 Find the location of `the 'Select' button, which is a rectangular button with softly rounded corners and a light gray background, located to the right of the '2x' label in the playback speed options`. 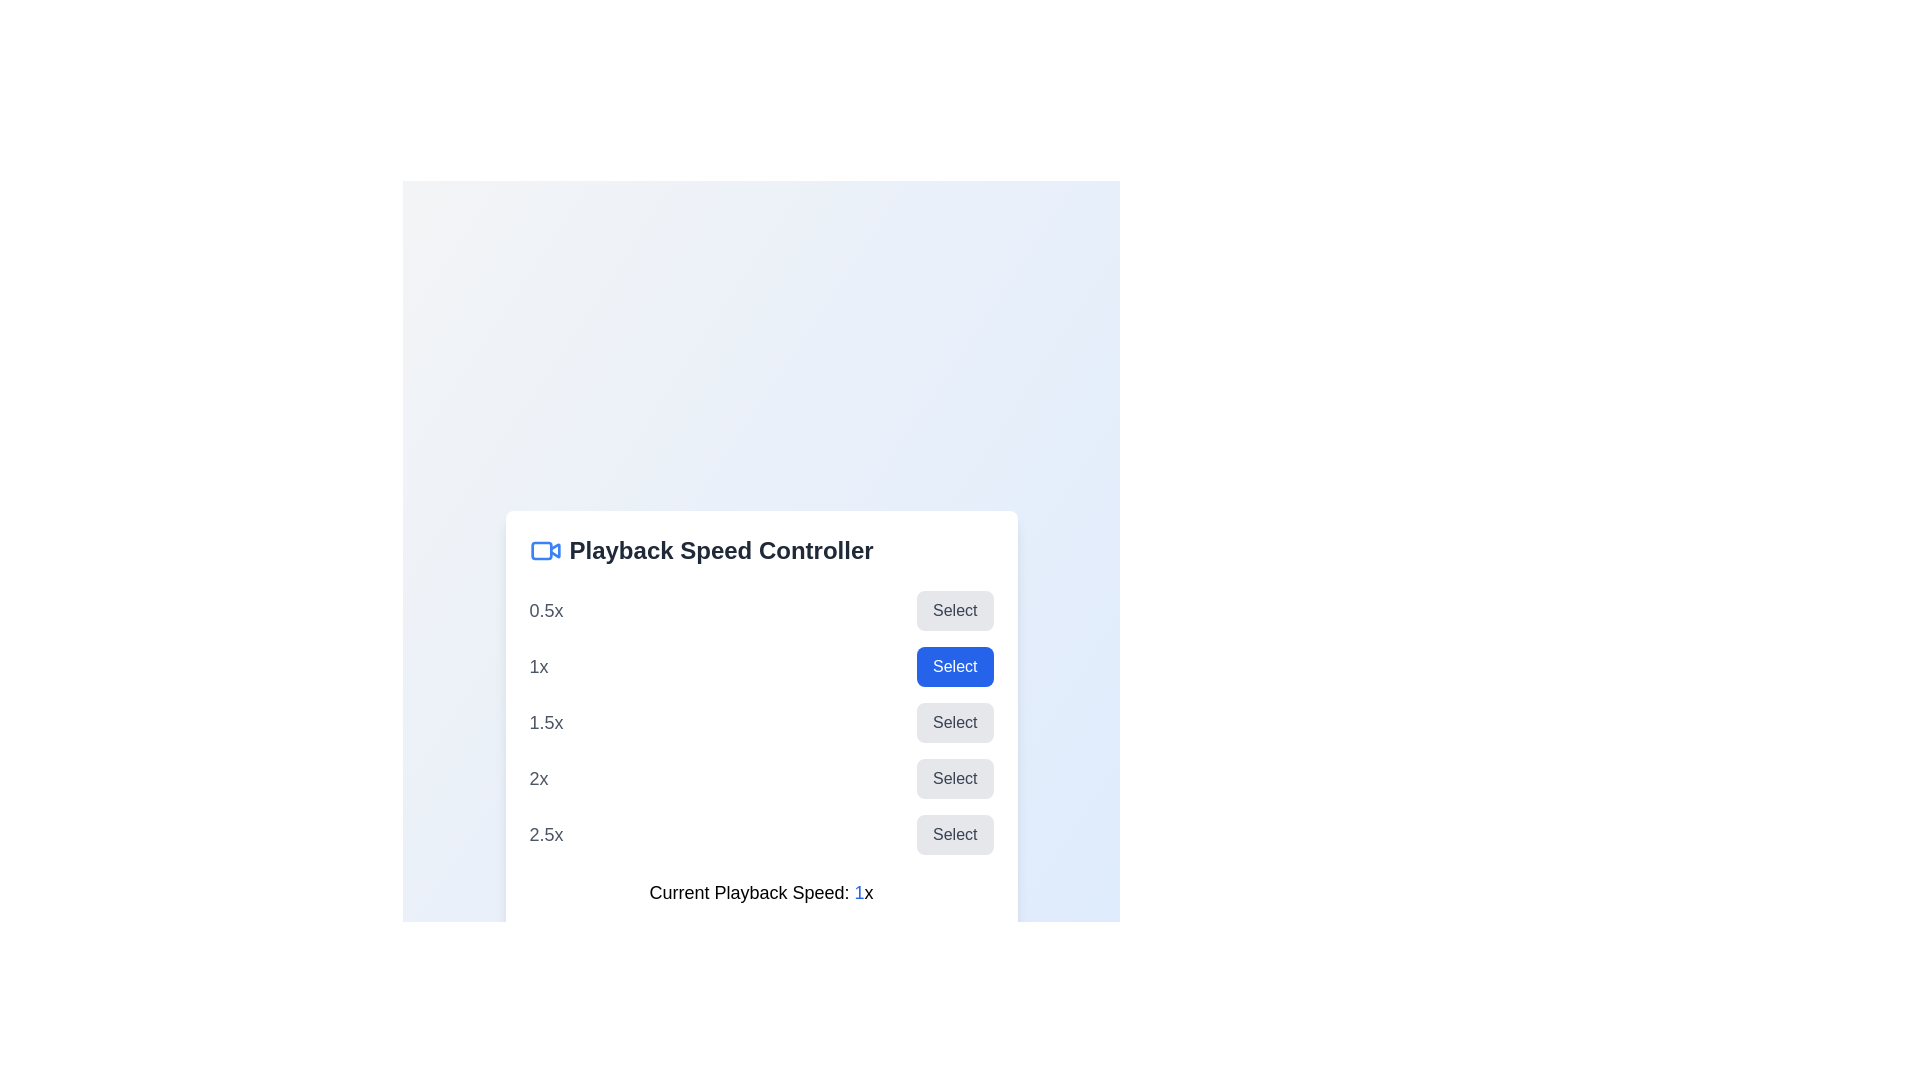

the 'Select' button, which is a rectangular button with softly rounded corners and a light gray background, located to the right of the '2x' label in the playback speed options is located at coordinates (954, 778).